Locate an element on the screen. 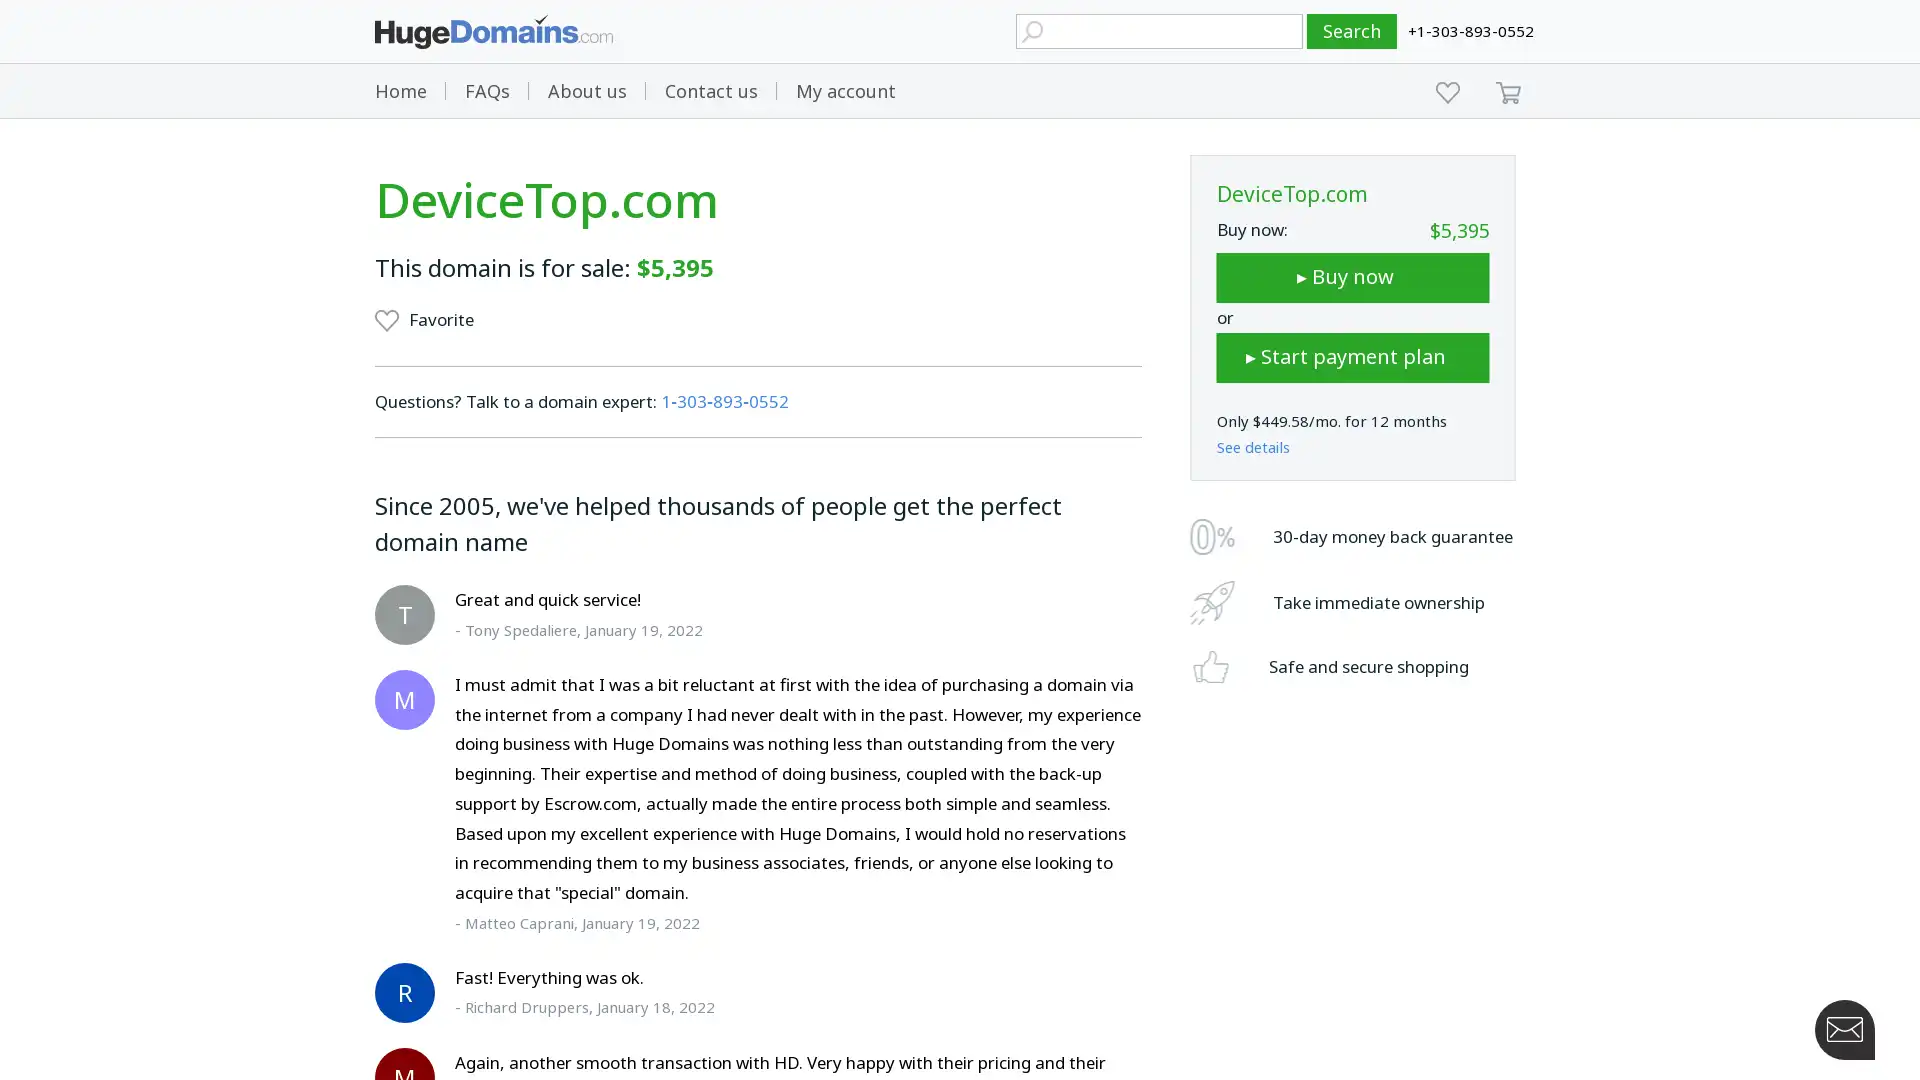  Search is located at coordinates (1352, 31).